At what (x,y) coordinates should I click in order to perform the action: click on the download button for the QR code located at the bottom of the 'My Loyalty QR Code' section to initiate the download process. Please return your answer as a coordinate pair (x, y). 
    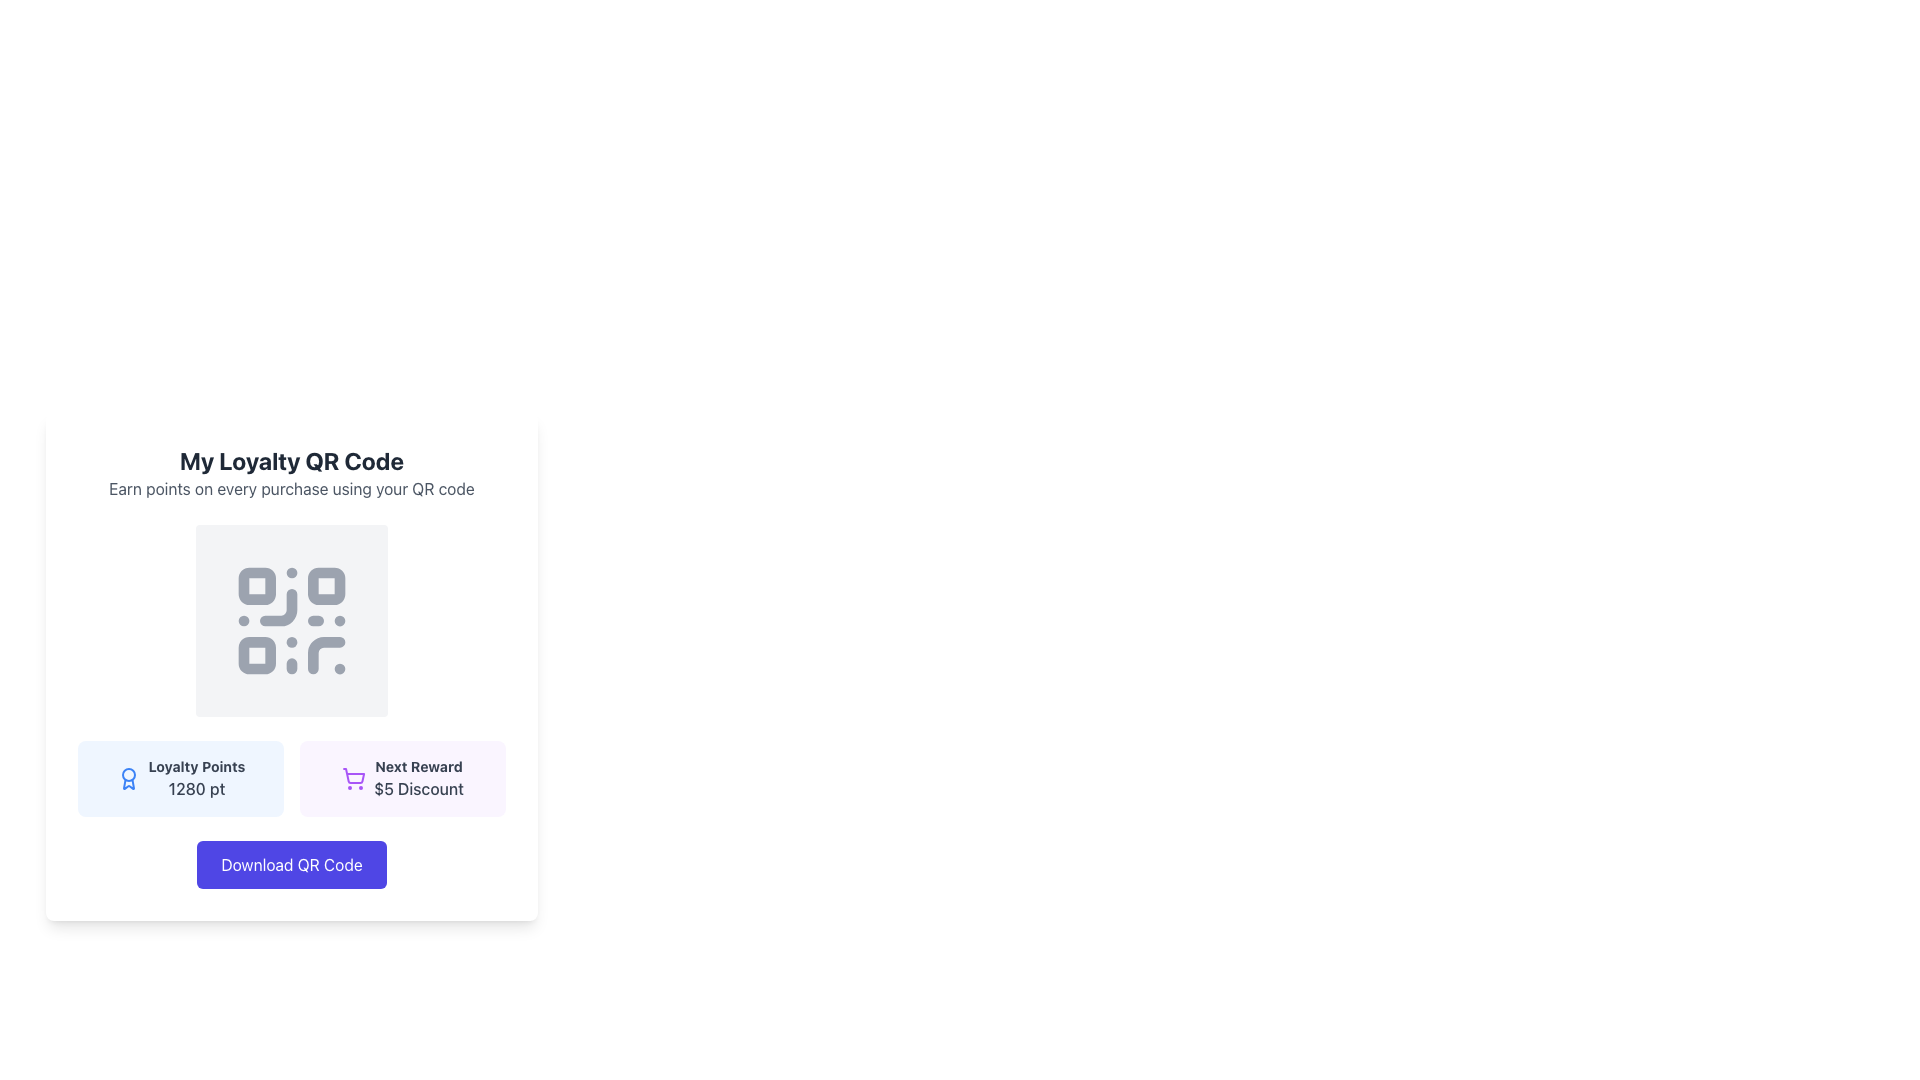
    Looking at the image, I should click on (291, 863).